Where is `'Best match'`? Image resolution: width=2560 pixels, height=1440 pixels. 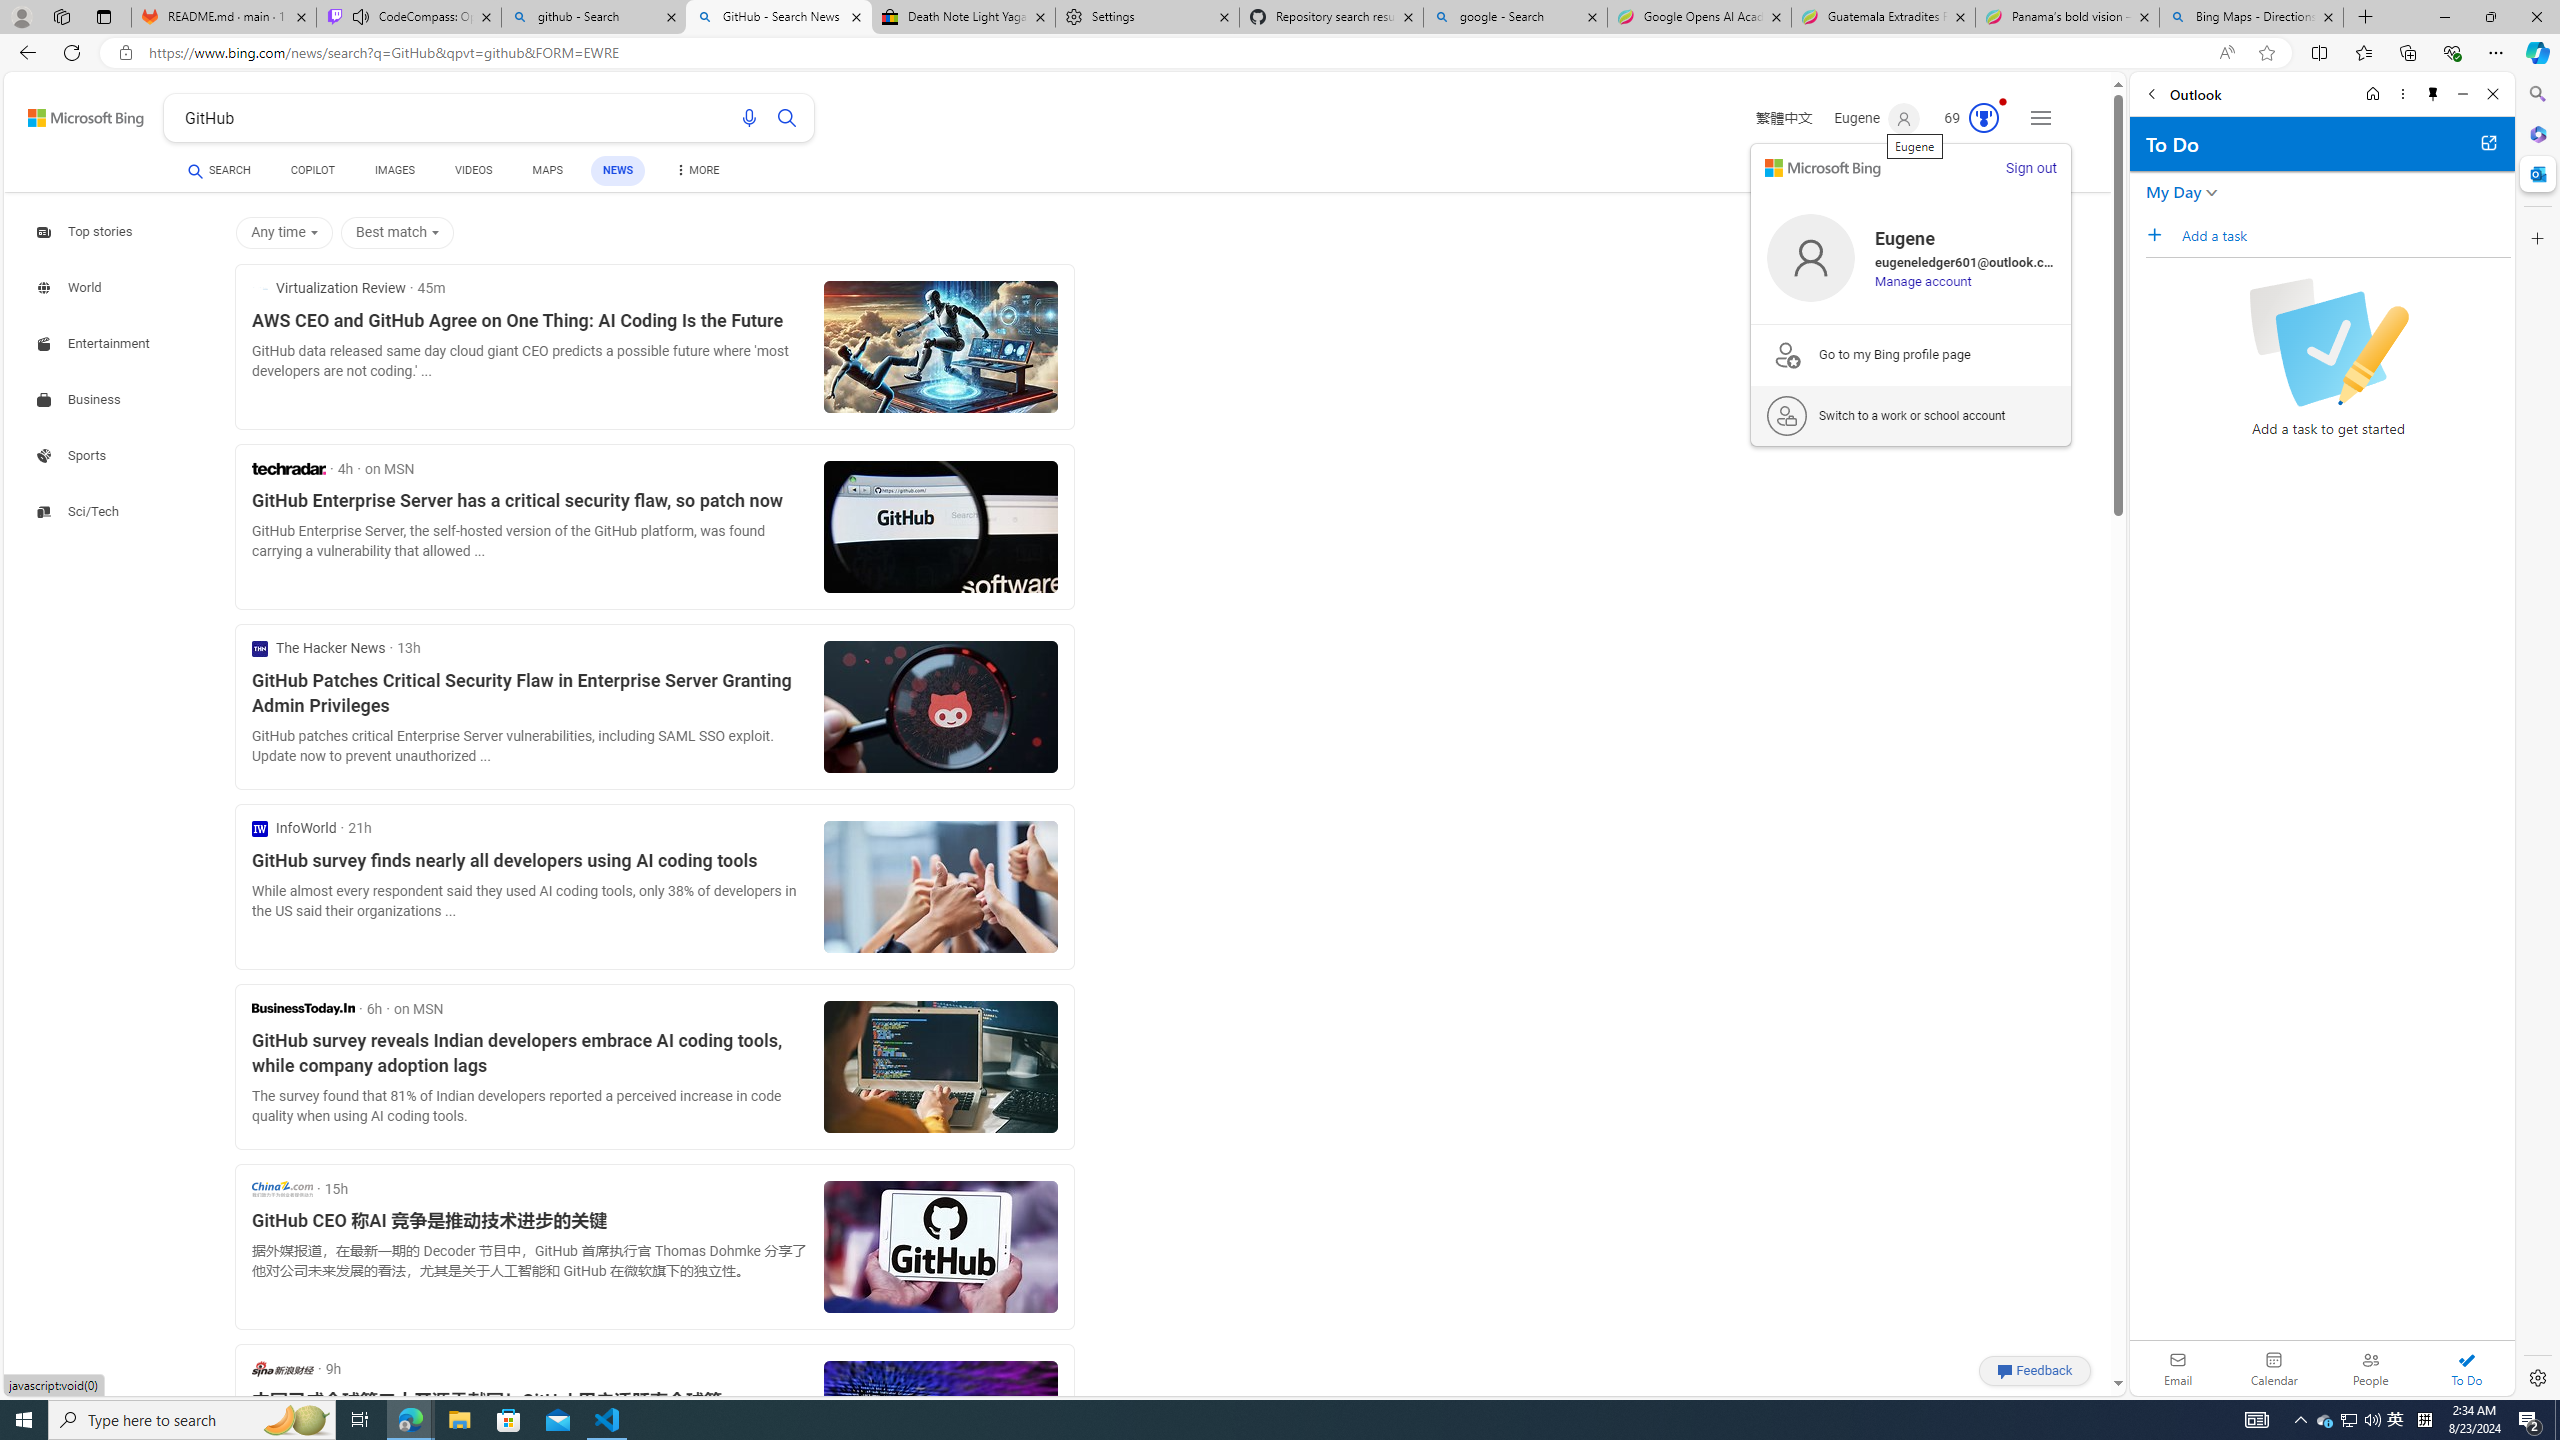 'Best match' is located at coordinates (399, 233).